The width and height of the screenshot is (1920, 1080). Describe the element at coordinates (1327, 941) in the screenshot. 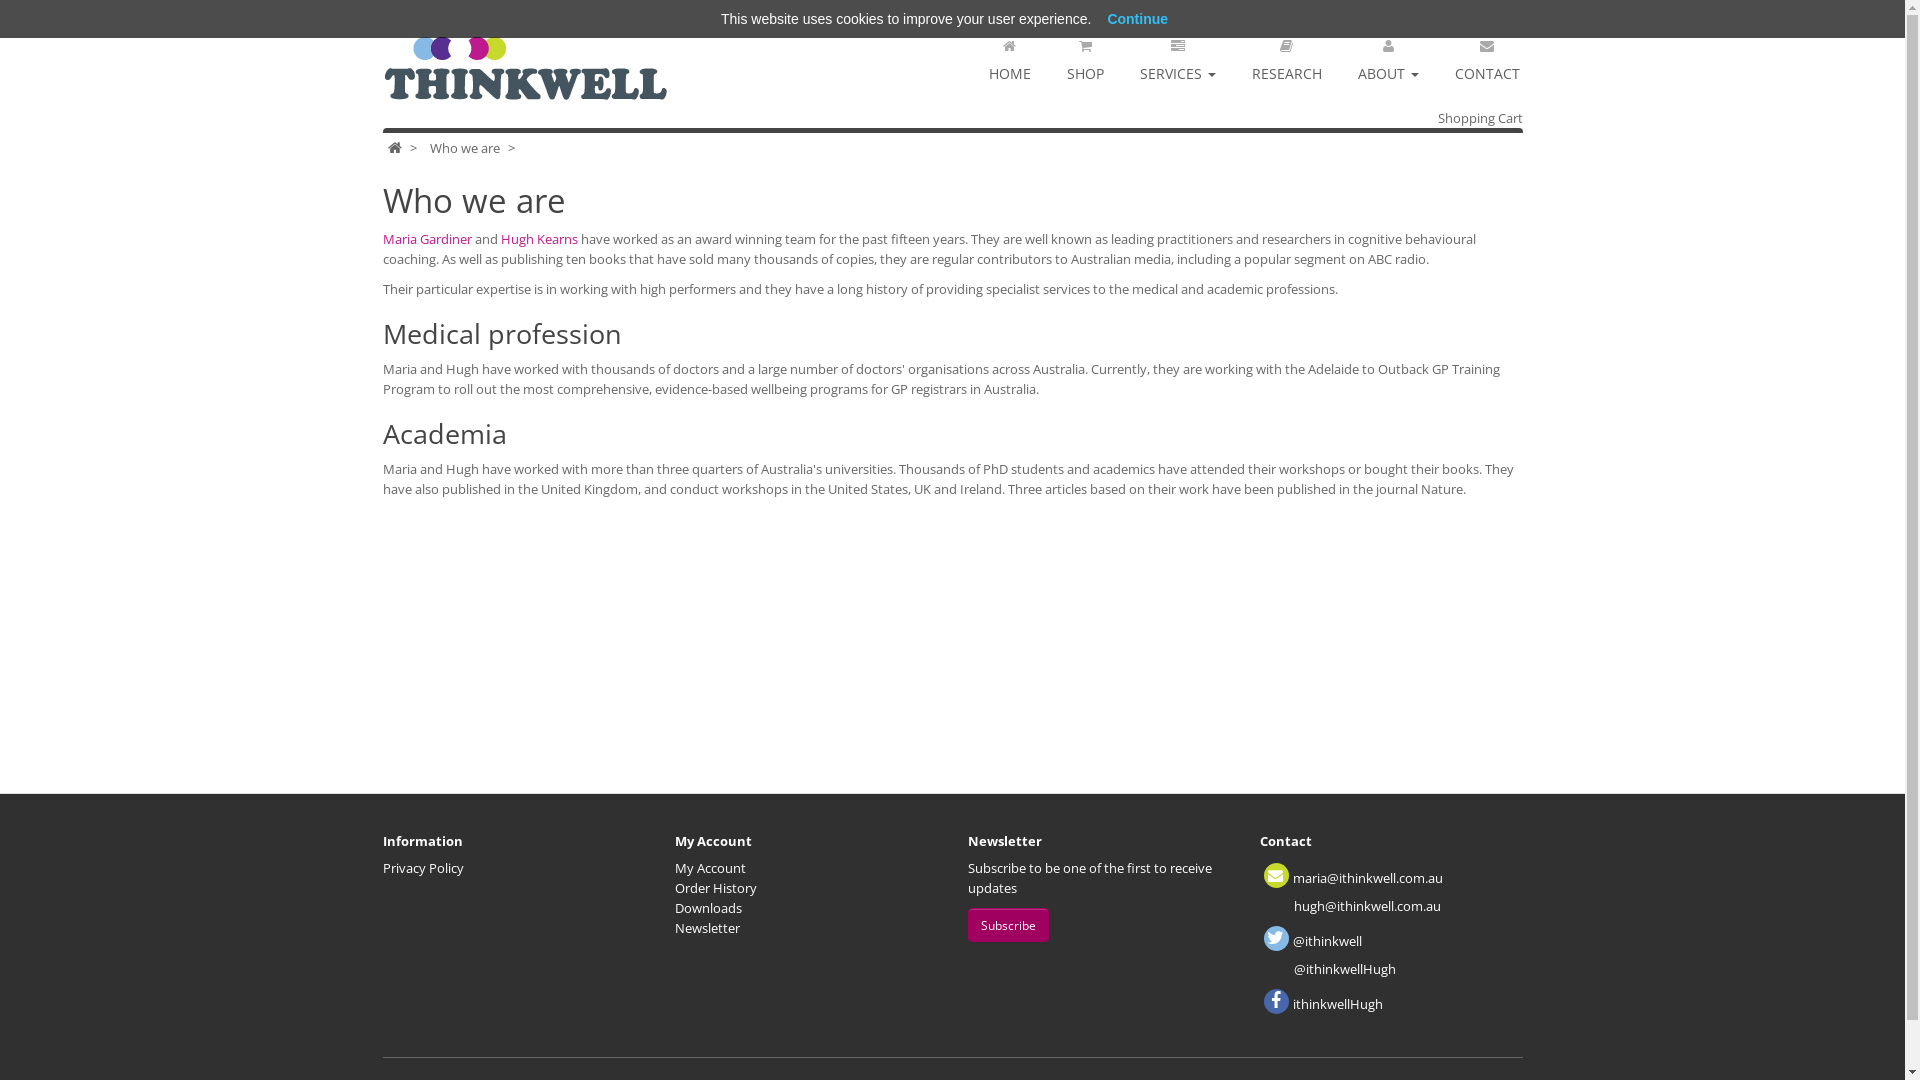

I see `'@ithinkwell'` at that location.